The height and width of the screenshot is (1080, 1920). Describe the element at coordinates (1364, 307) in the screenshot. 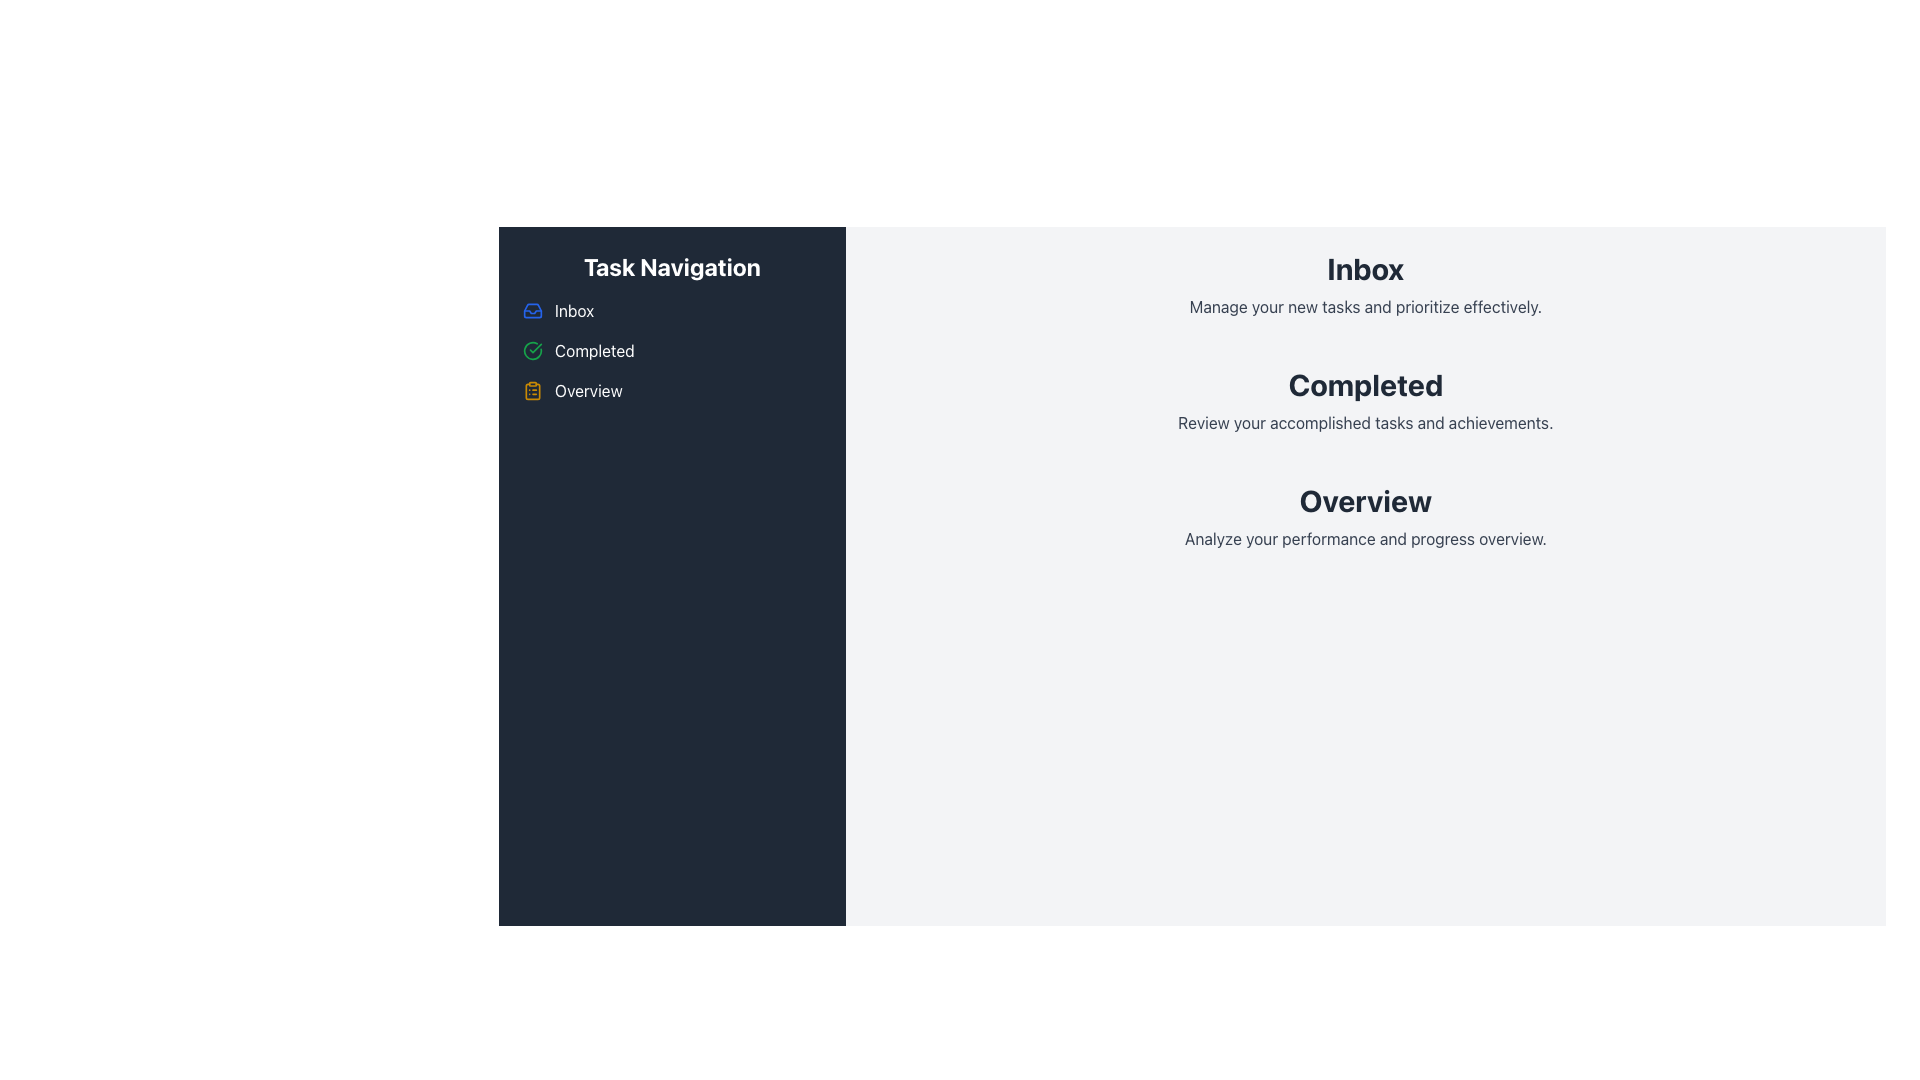

I see `the text that reads 'Manage your new tasks and prioritize effectively.' located under the title 'Inbox' on the right-side content area` at that location.